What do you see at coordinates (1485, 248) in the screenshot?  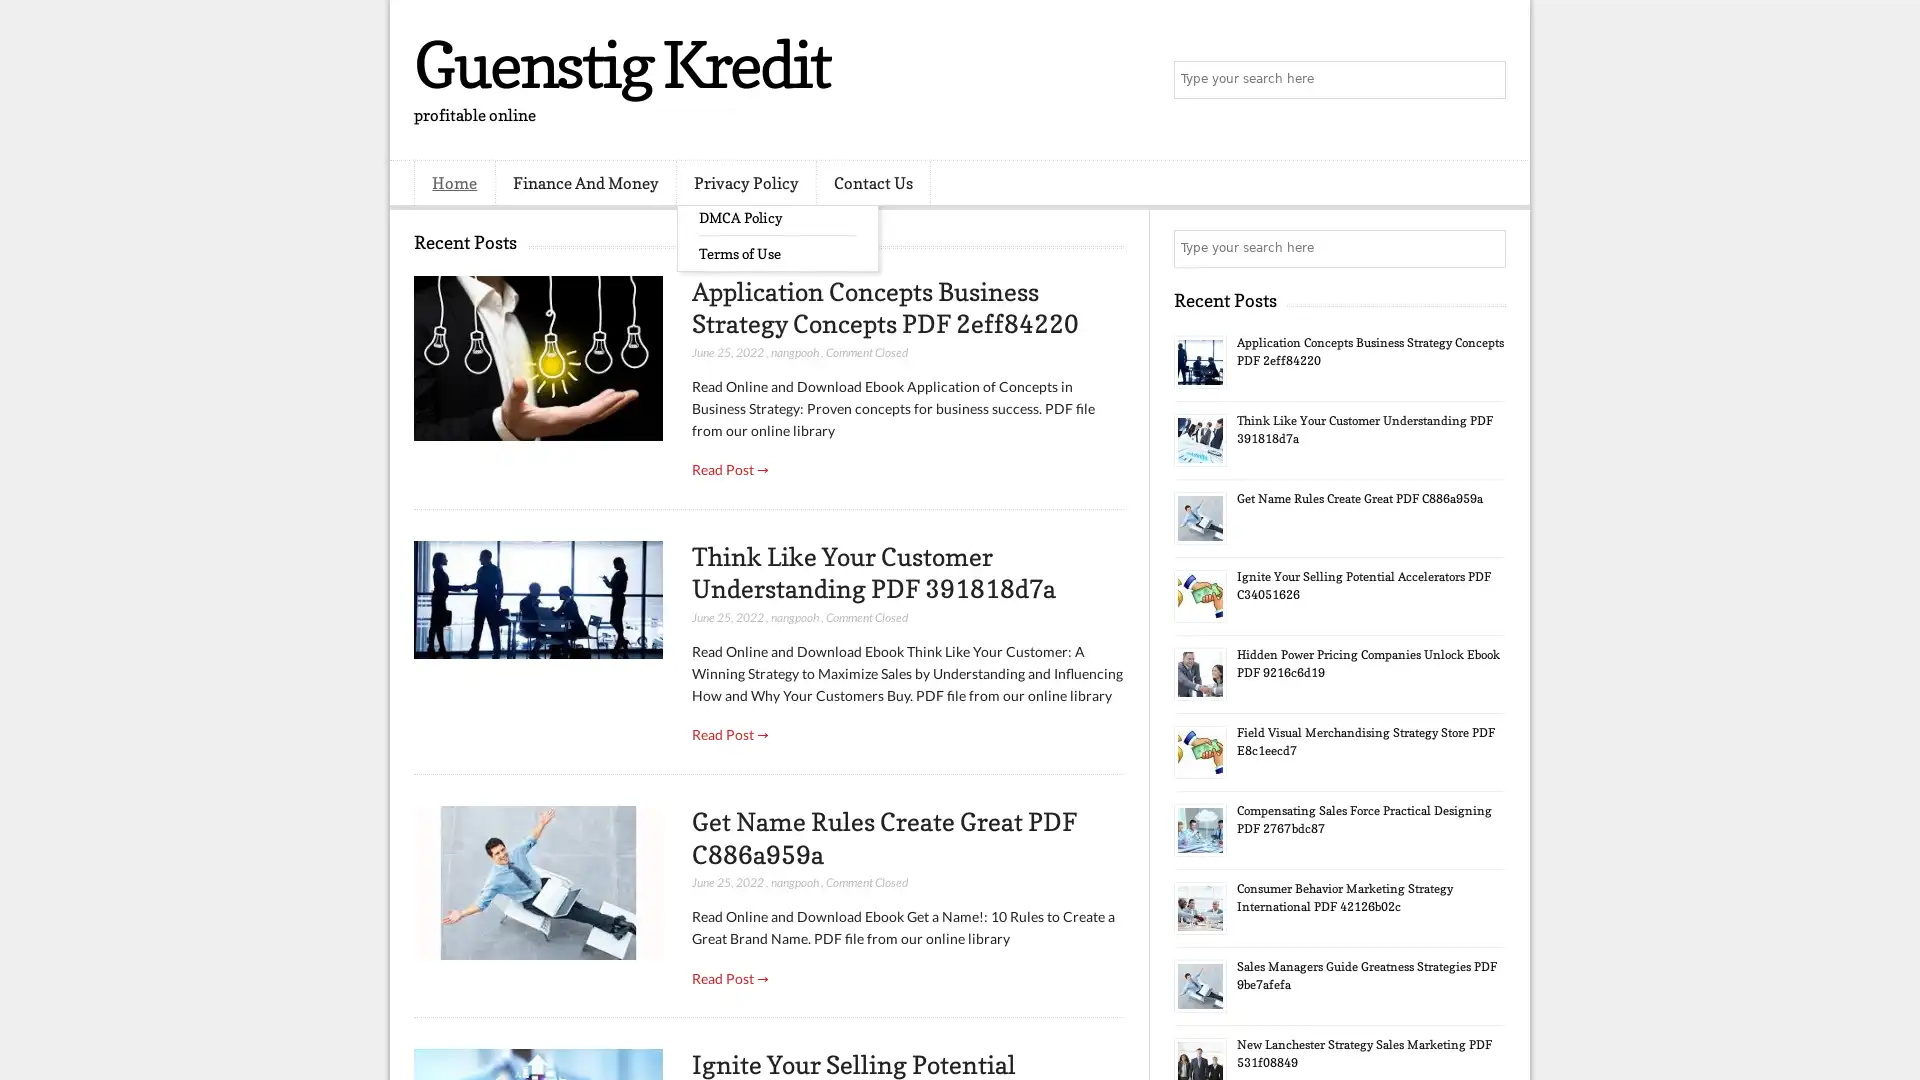 I see `Search` at bounding box center [1485, 248].